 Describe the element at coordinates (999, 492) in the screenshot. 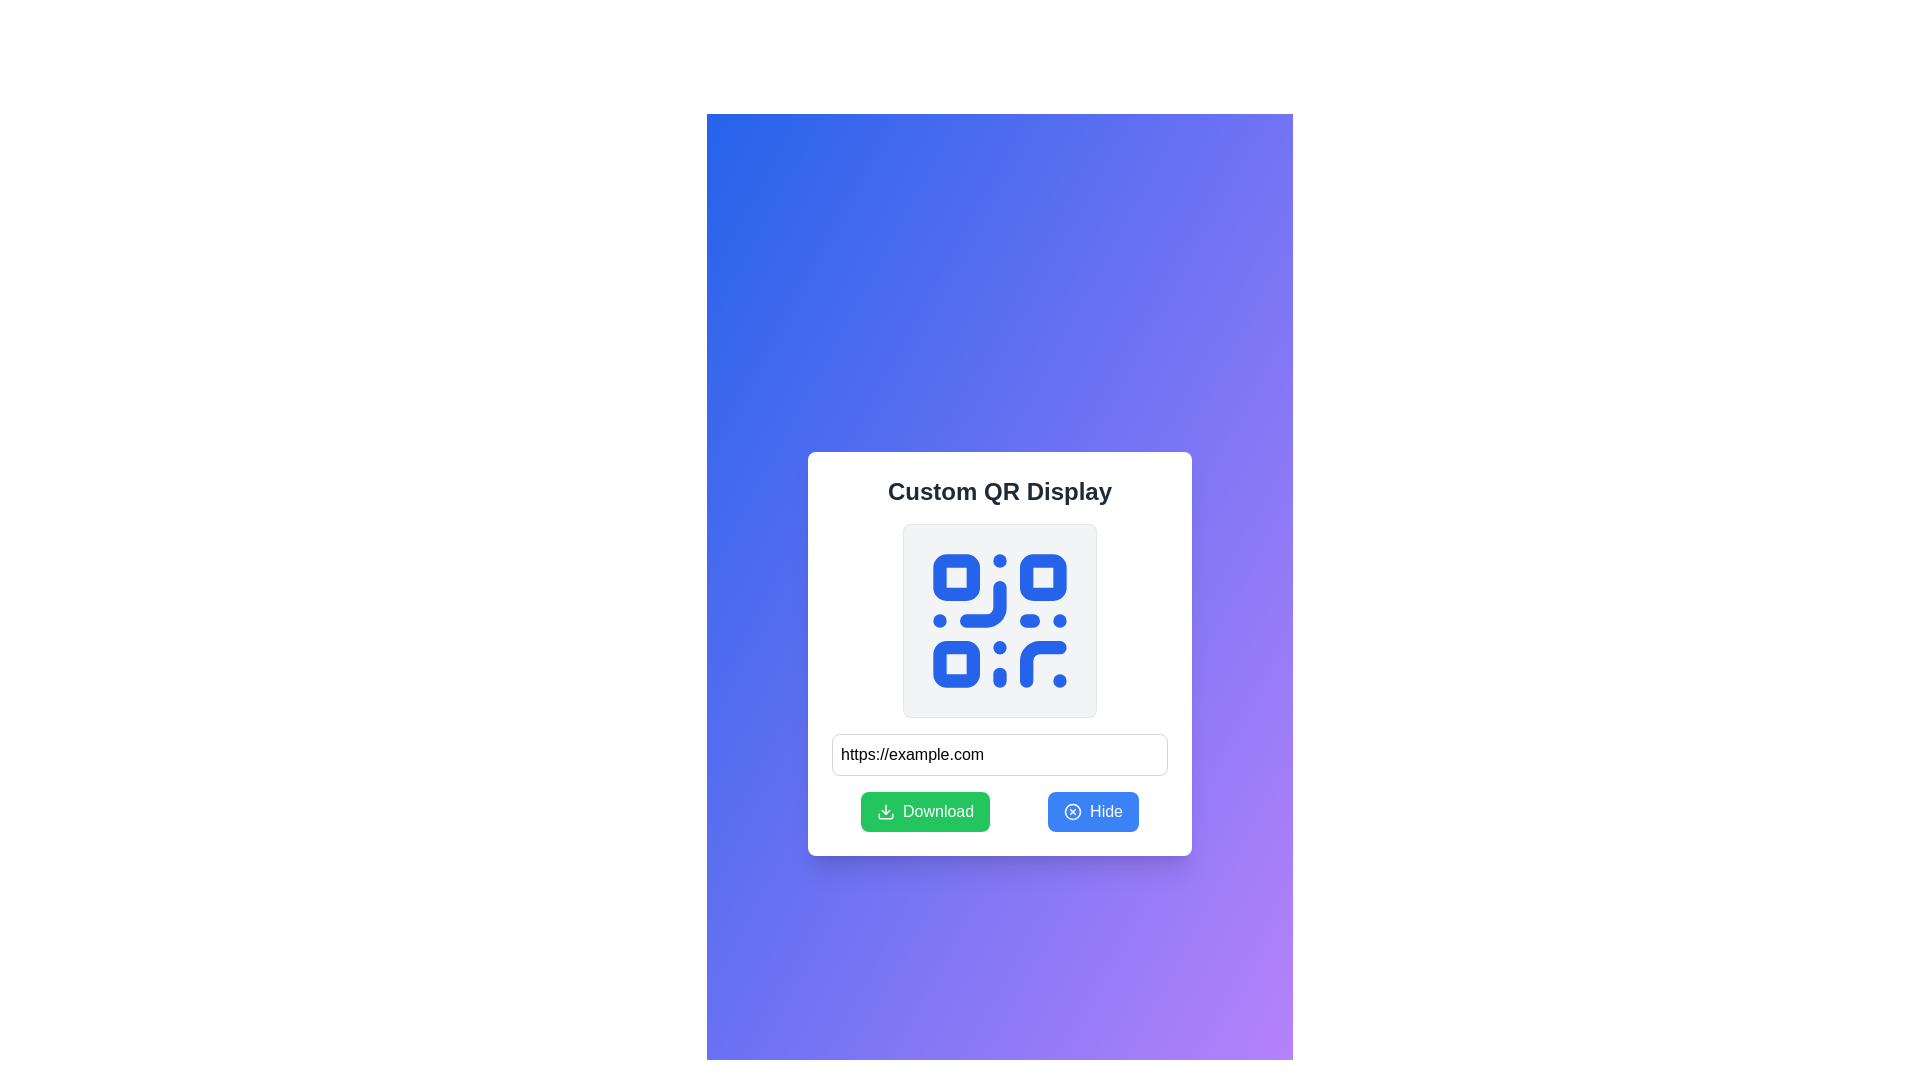

I see `displayed text from the bold, dark 'Custom QR Display' text label located at the top of the rectangular card interface` at that location.